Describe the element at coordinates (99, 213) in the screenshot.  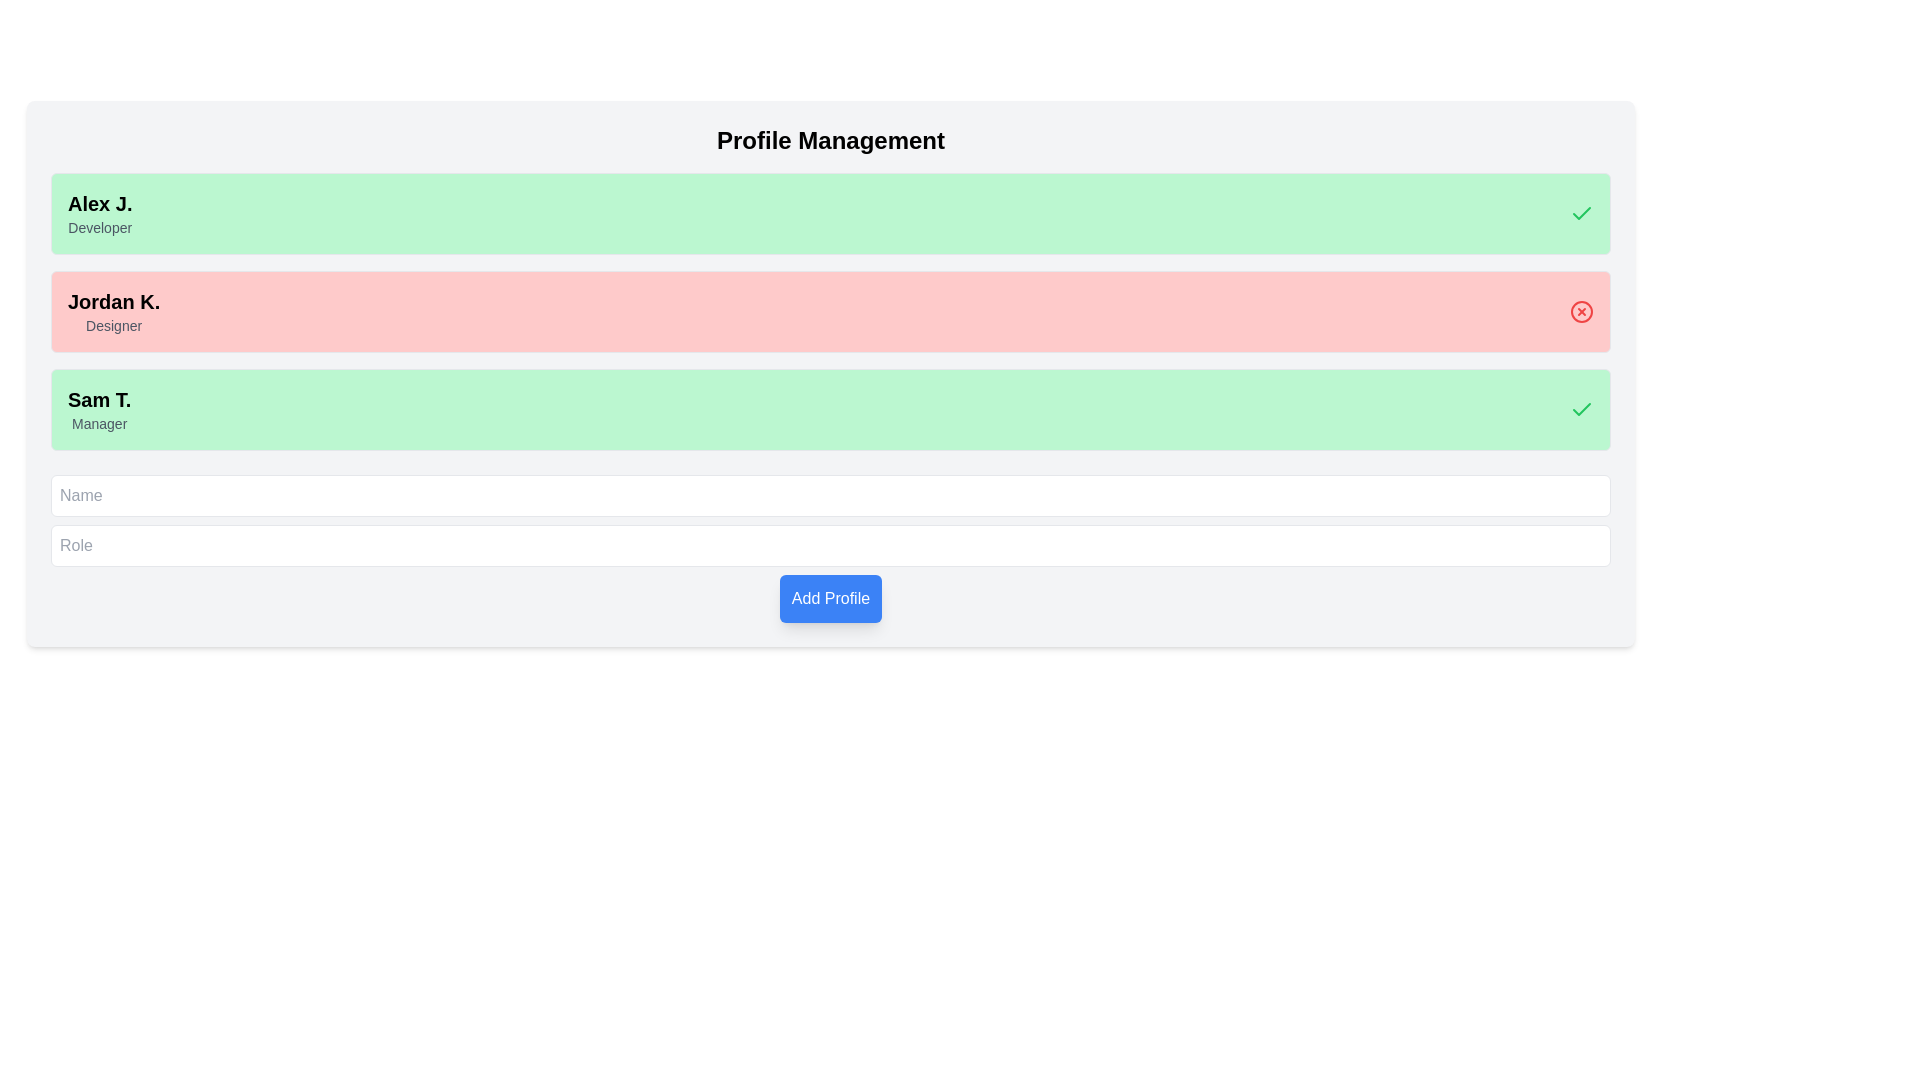
I see `the text label displaying 'Alex J.' and 'Developer' on the green background in the top left of the profile card` at that location.